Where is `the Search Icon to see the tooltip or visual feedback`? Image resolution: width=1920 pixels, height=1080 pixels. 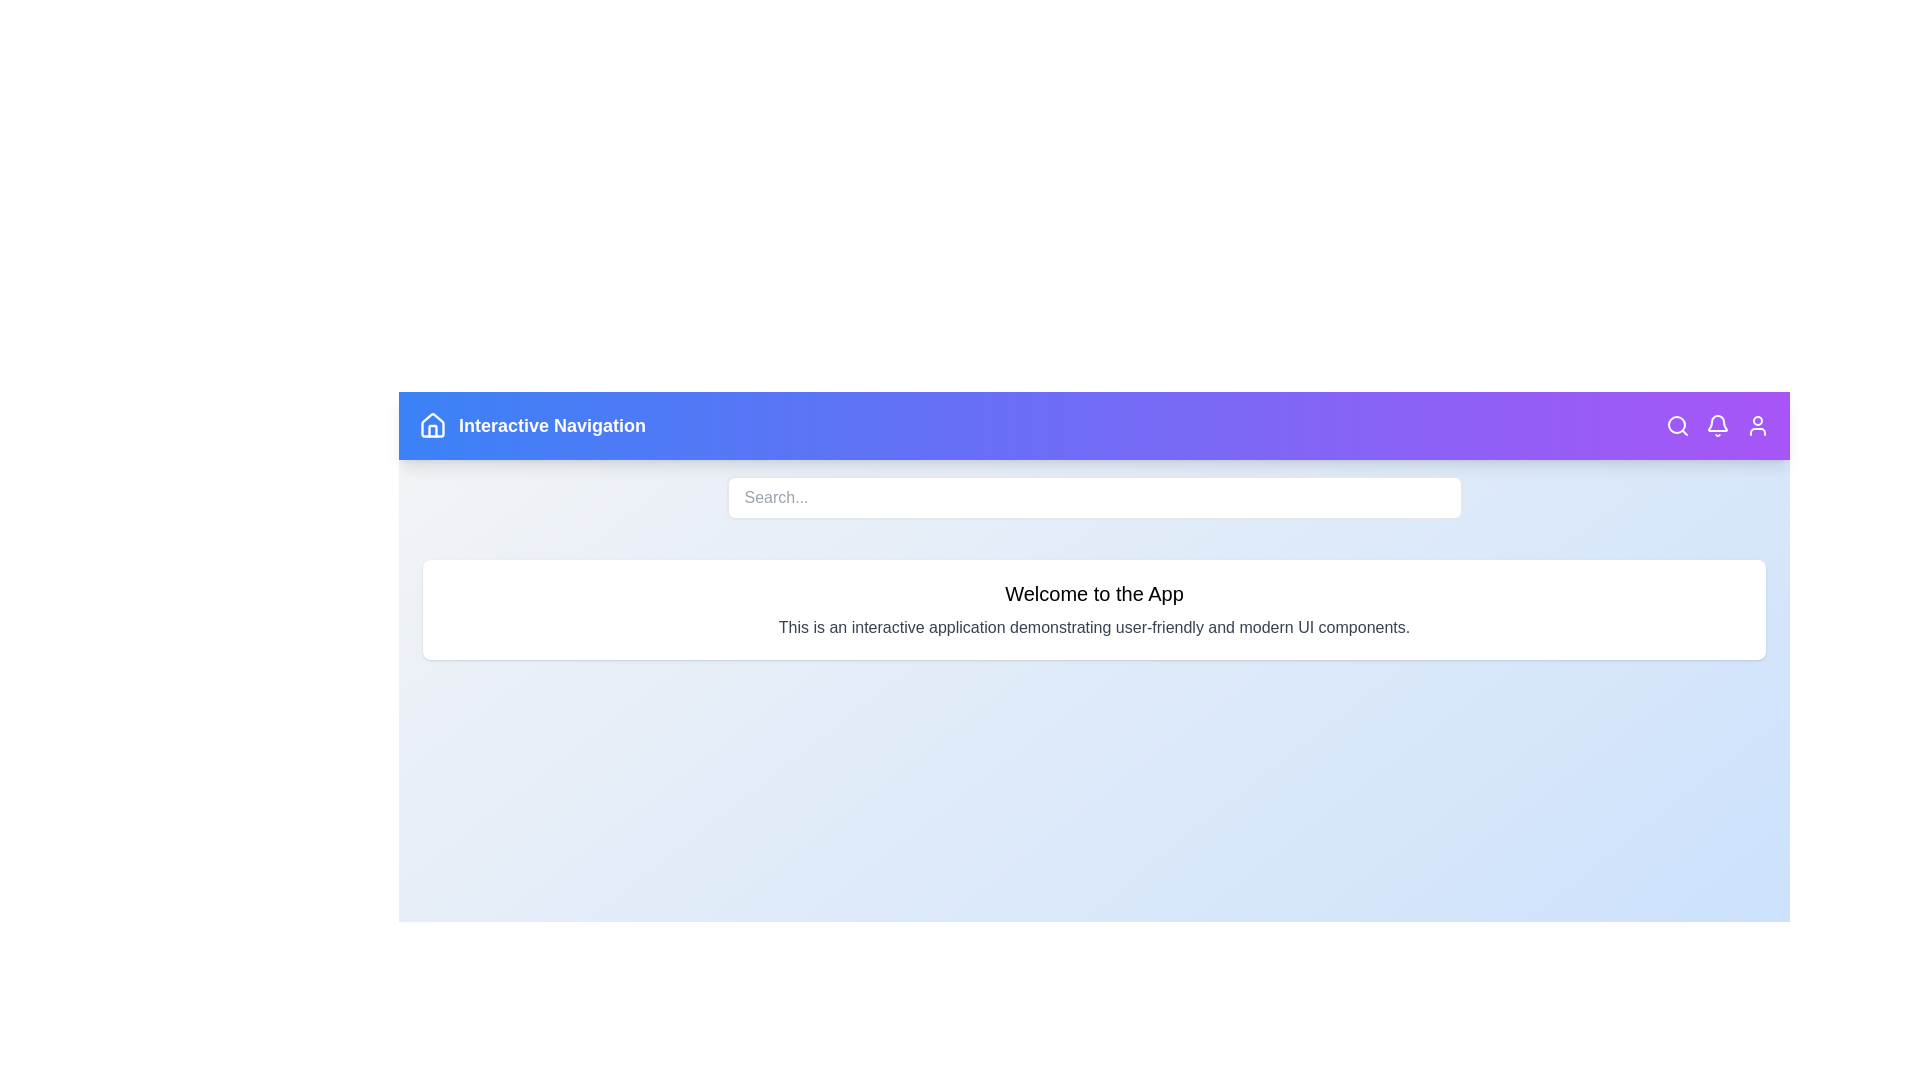 the Search Icon to see the tooltip or visual feedback is located at coordinates (1678, 424).